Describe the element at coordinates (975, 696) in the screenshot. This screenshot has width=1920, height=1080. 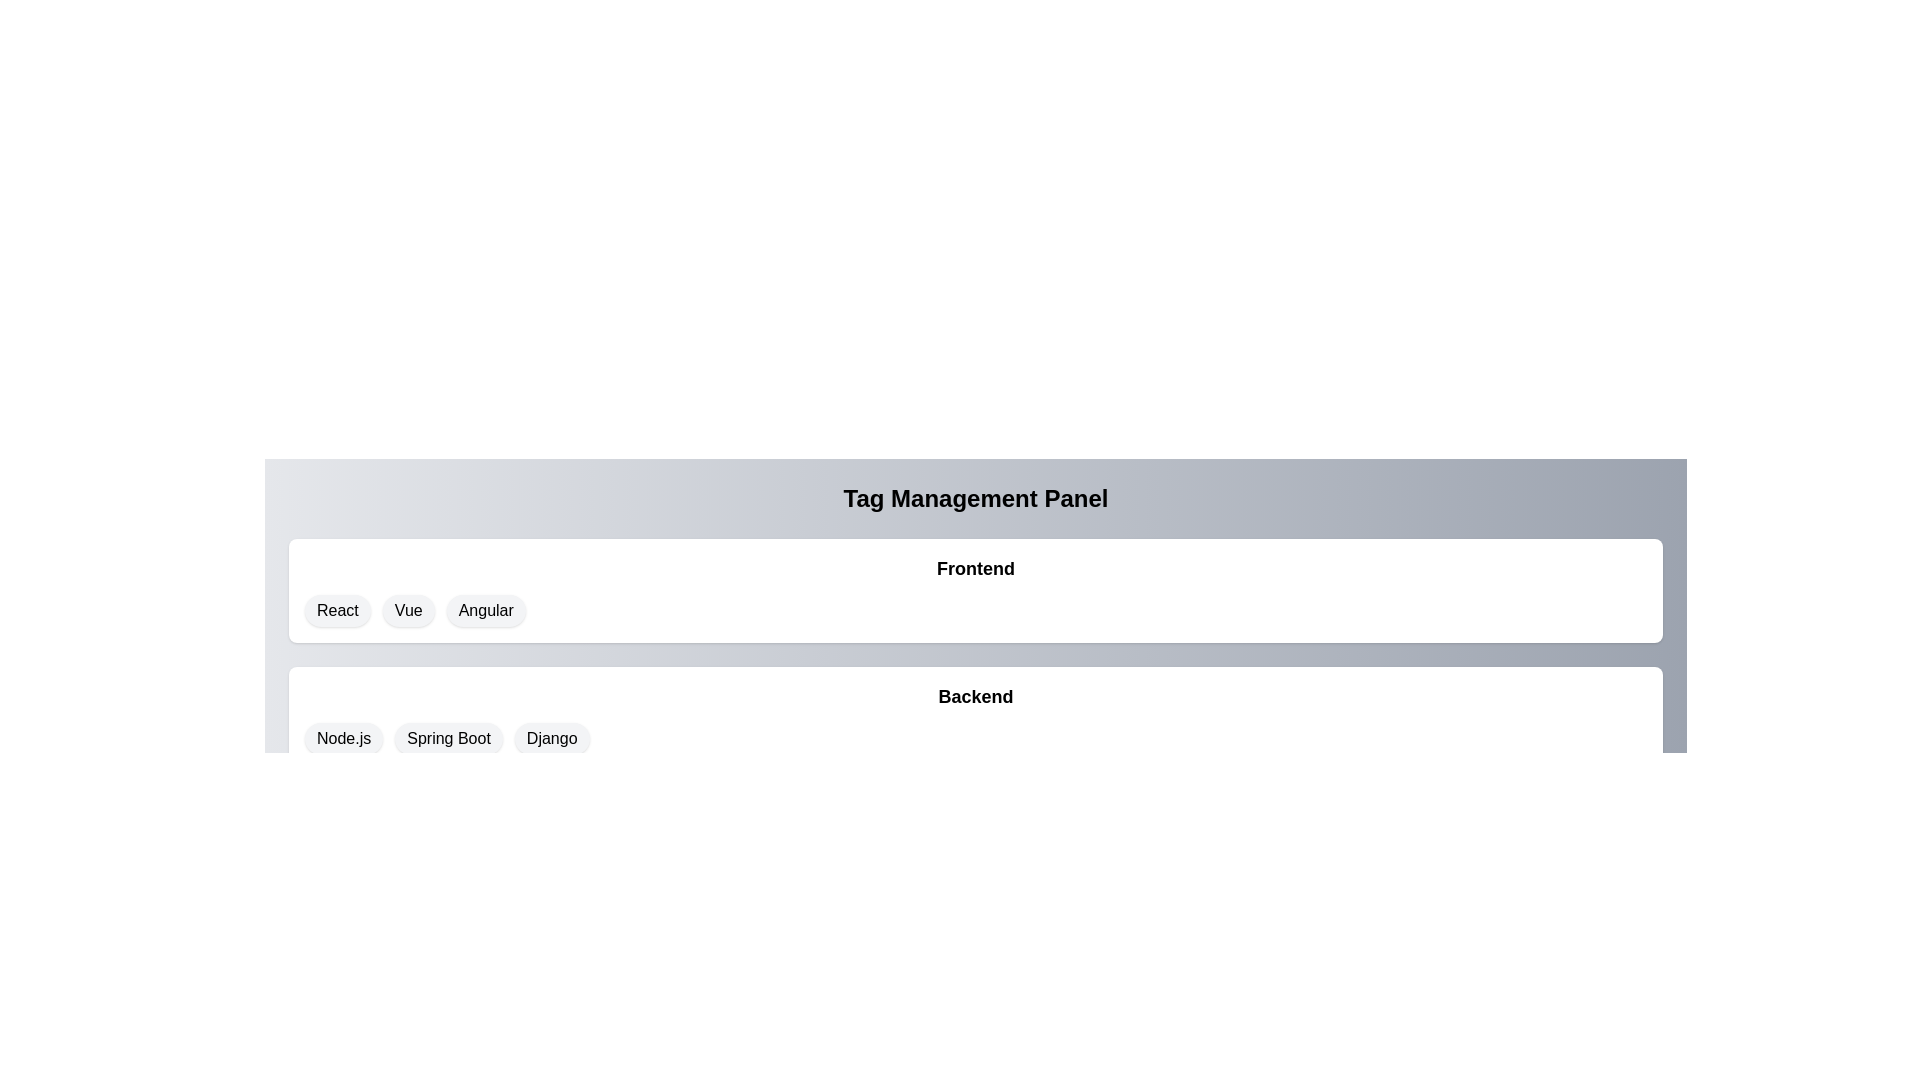
I see `the non-interactive heading labeled 'Backend', which visually groups related technologies, to read the text` at that location.